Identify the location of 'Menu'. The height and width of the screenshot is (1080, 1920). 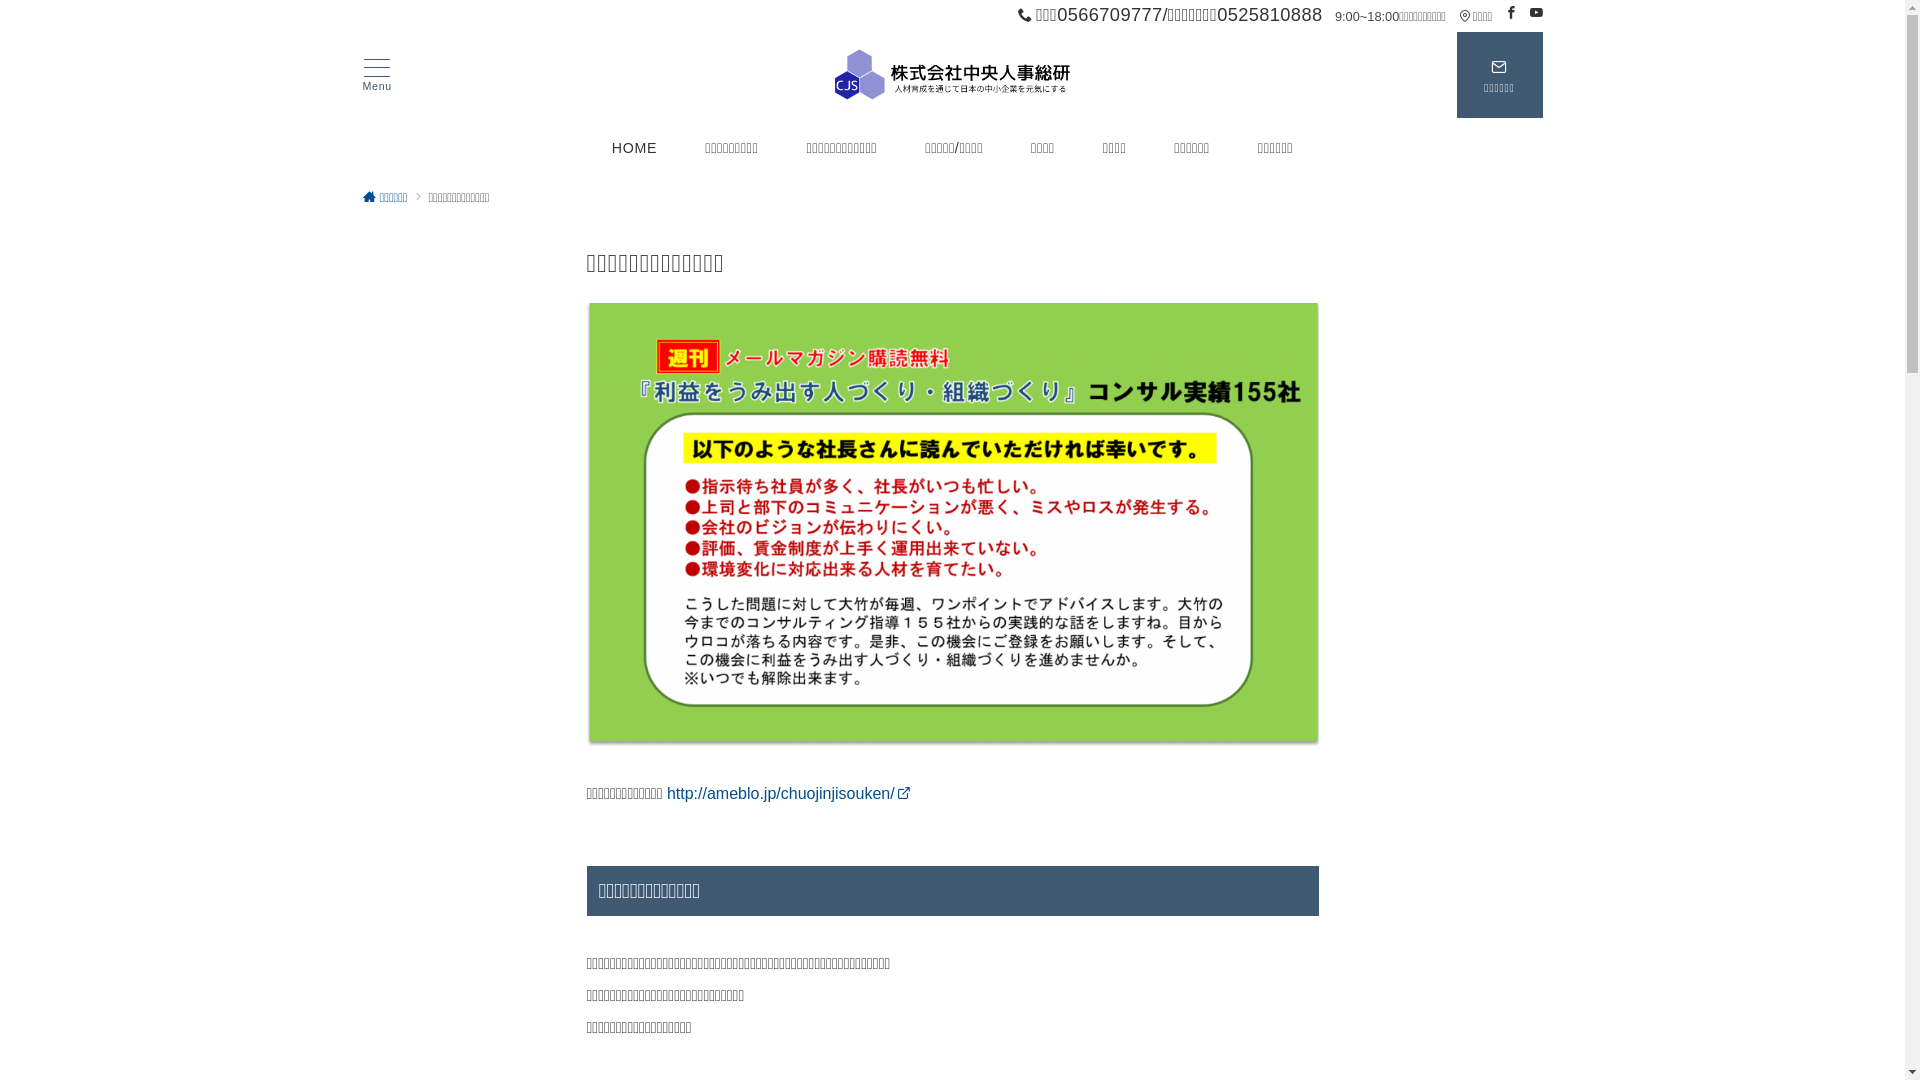
(377, 74).